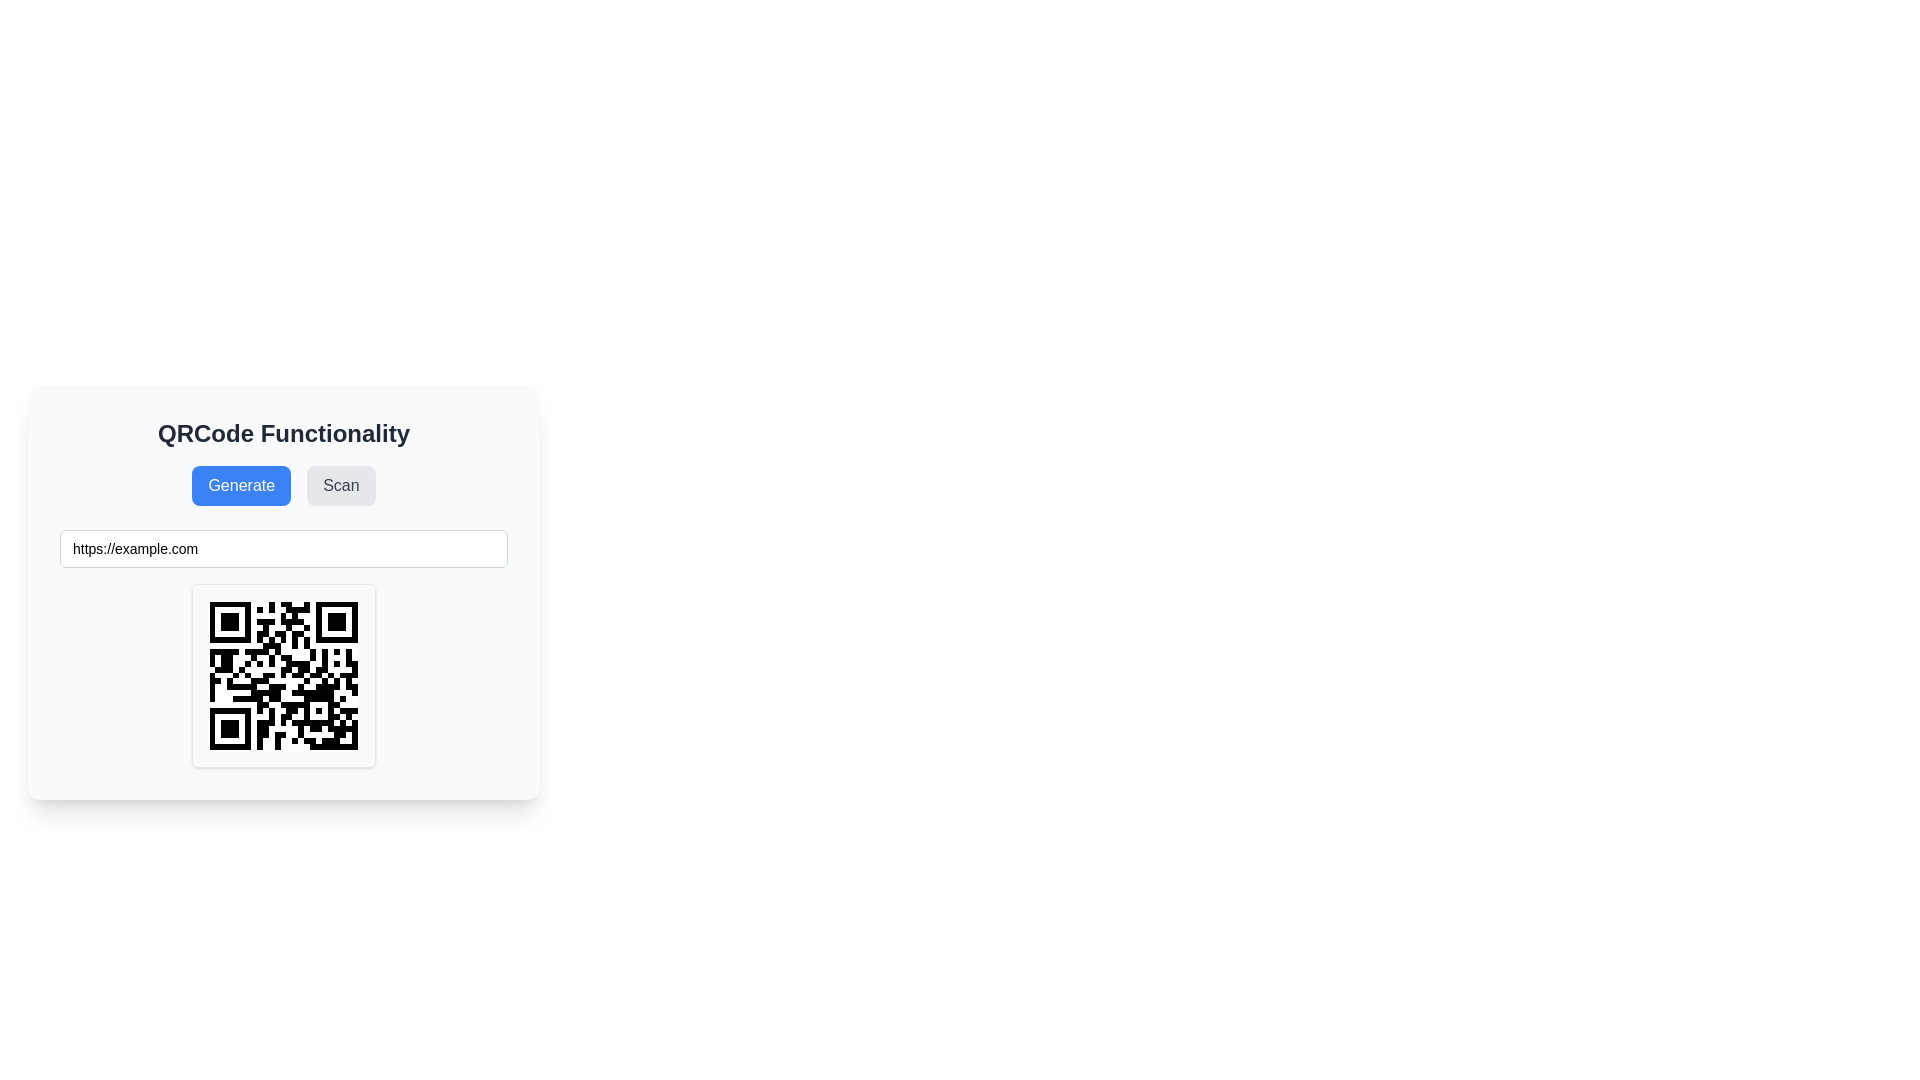  What do you see at coordinates (282, 486) in the screenshot?
I see `the button group consisting of a blue 'Generate' button and a gray 'Scan' button, located beneath the header 'QRCode Functionality'` at bounding box center [282, 486].